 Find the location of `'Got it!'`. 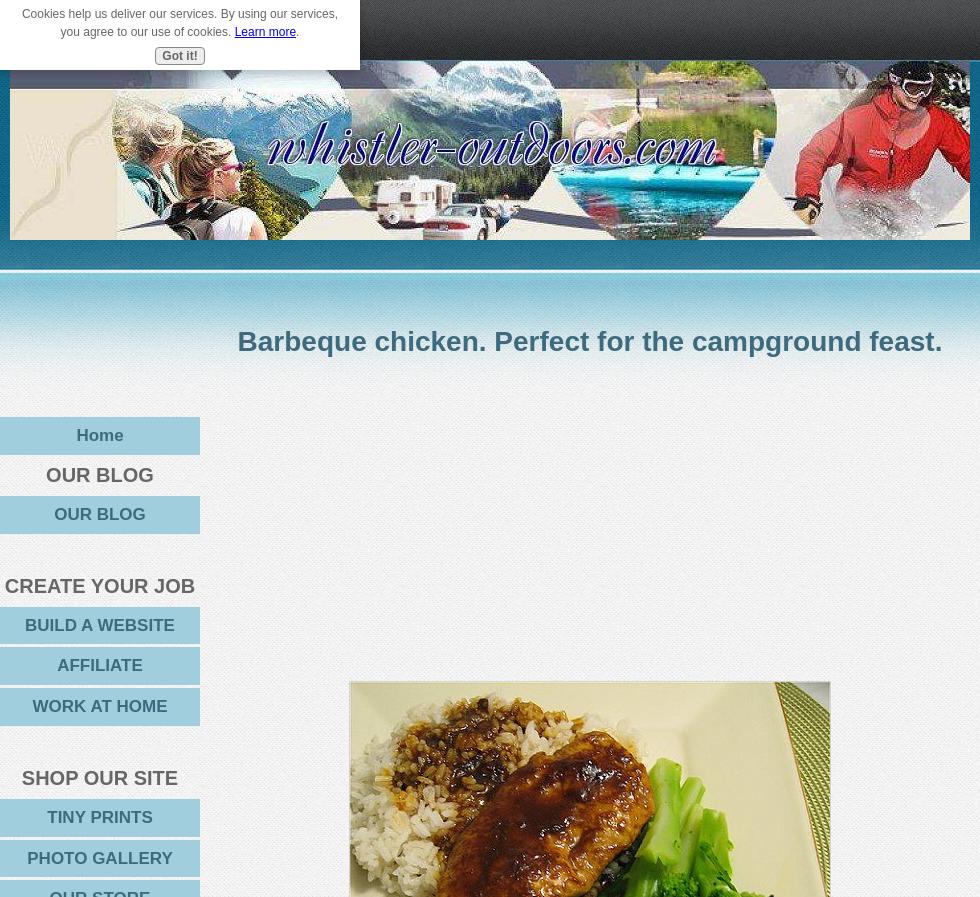

'Got it!' is located at coordinates (161, 53).